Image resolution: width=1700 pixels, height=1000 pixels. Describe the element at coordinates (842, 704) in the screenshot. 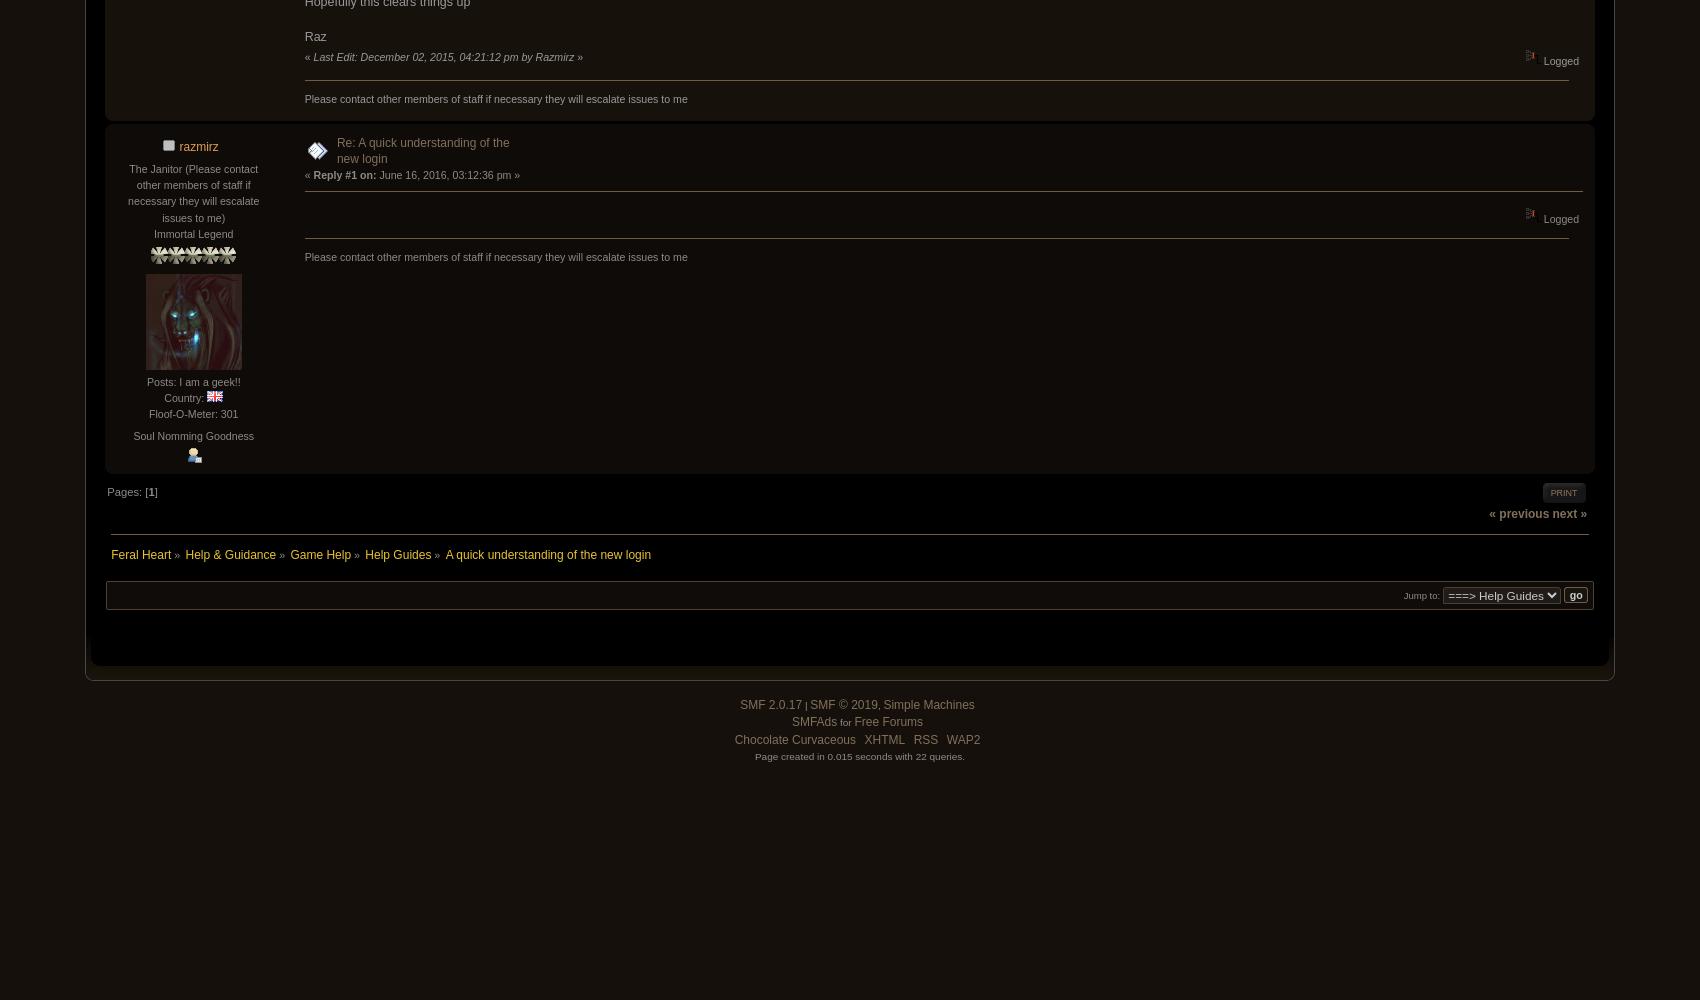

I see `'SMF © 2019'` at that location.